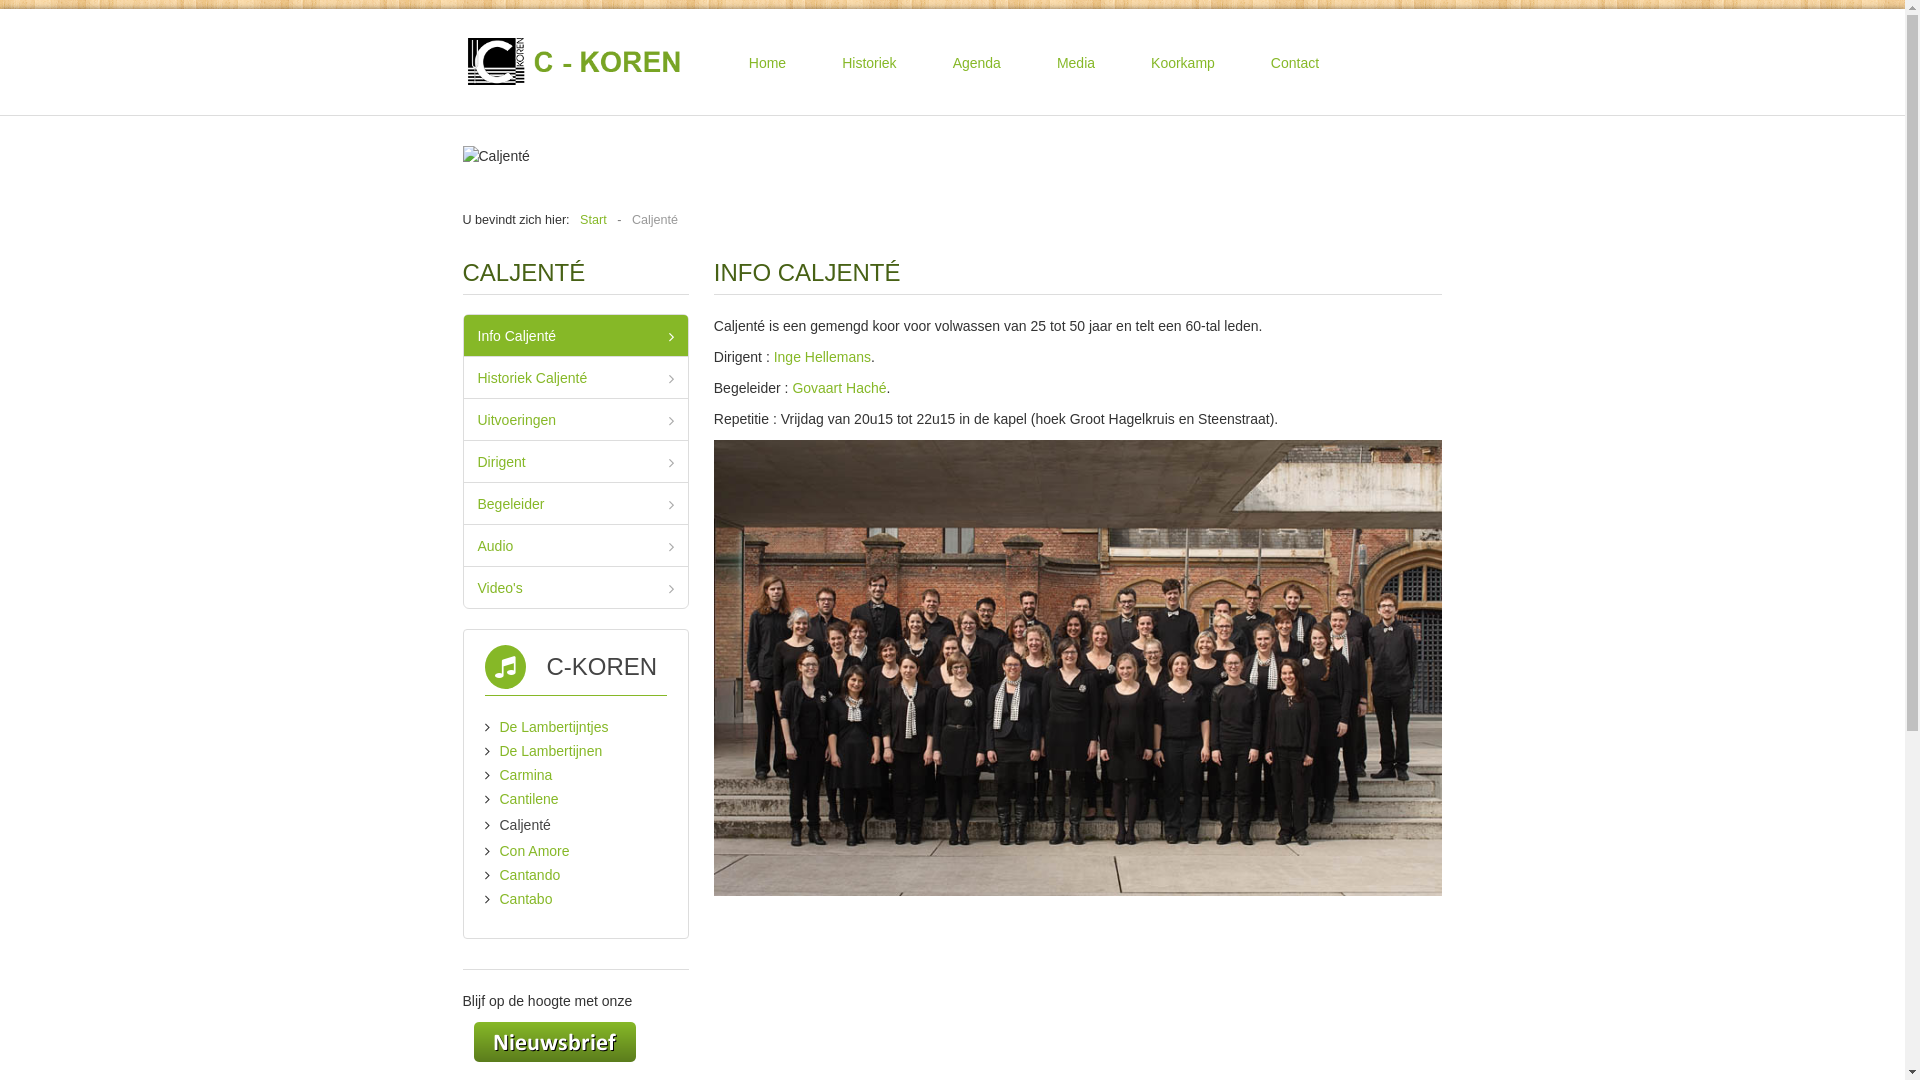 Image resolution: width=1920 pixels, height=1080 pixels. What do you see at coordinates (526, 774) in the screenshot?
I see `'Carmina'` at bounding box center [526, 774].